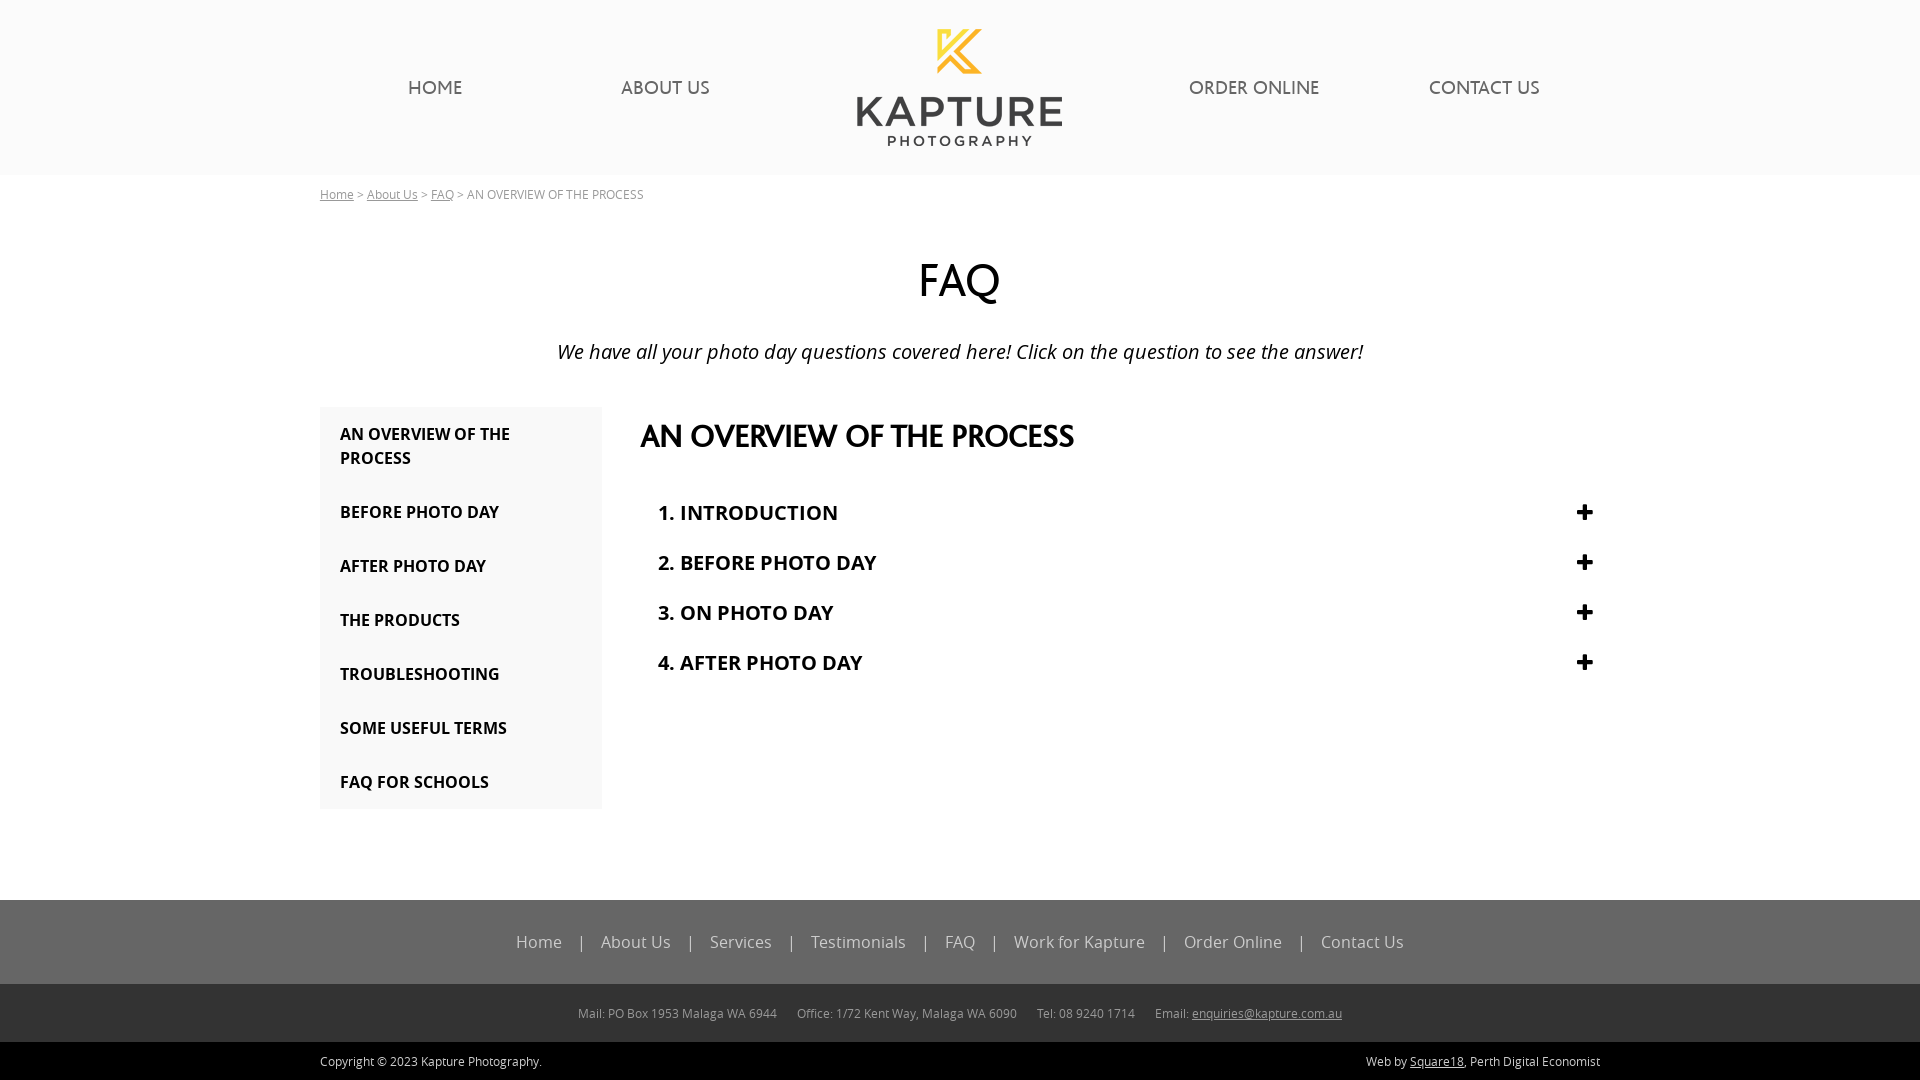 The image size is (1920, 1080). What do you see at coordinates (459, 781) in the screenshot?
I see `'FAQ FOR SCHOOLS'` at bounding box center [459, 781].